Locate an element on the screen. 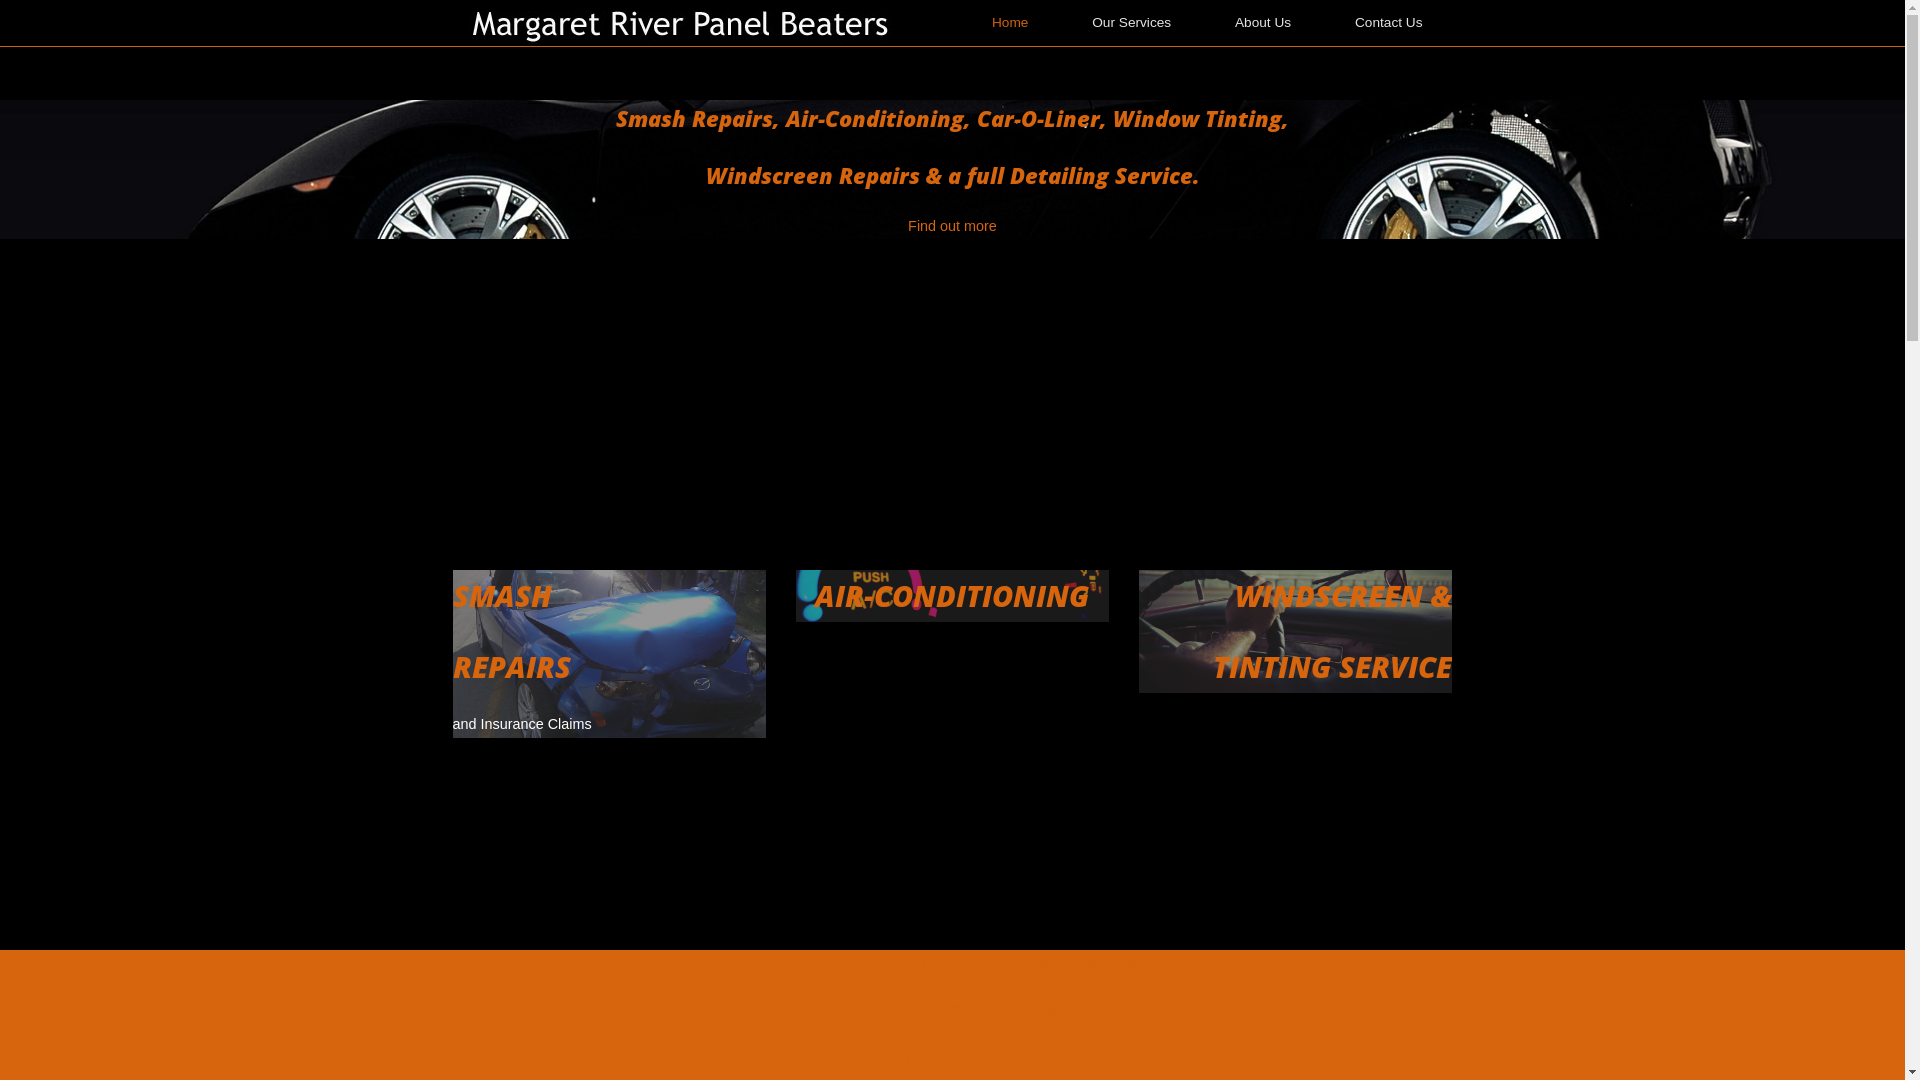 This screenshot has height=1080, width=1920. 'Find out more' is located at coordinates (906, 225).